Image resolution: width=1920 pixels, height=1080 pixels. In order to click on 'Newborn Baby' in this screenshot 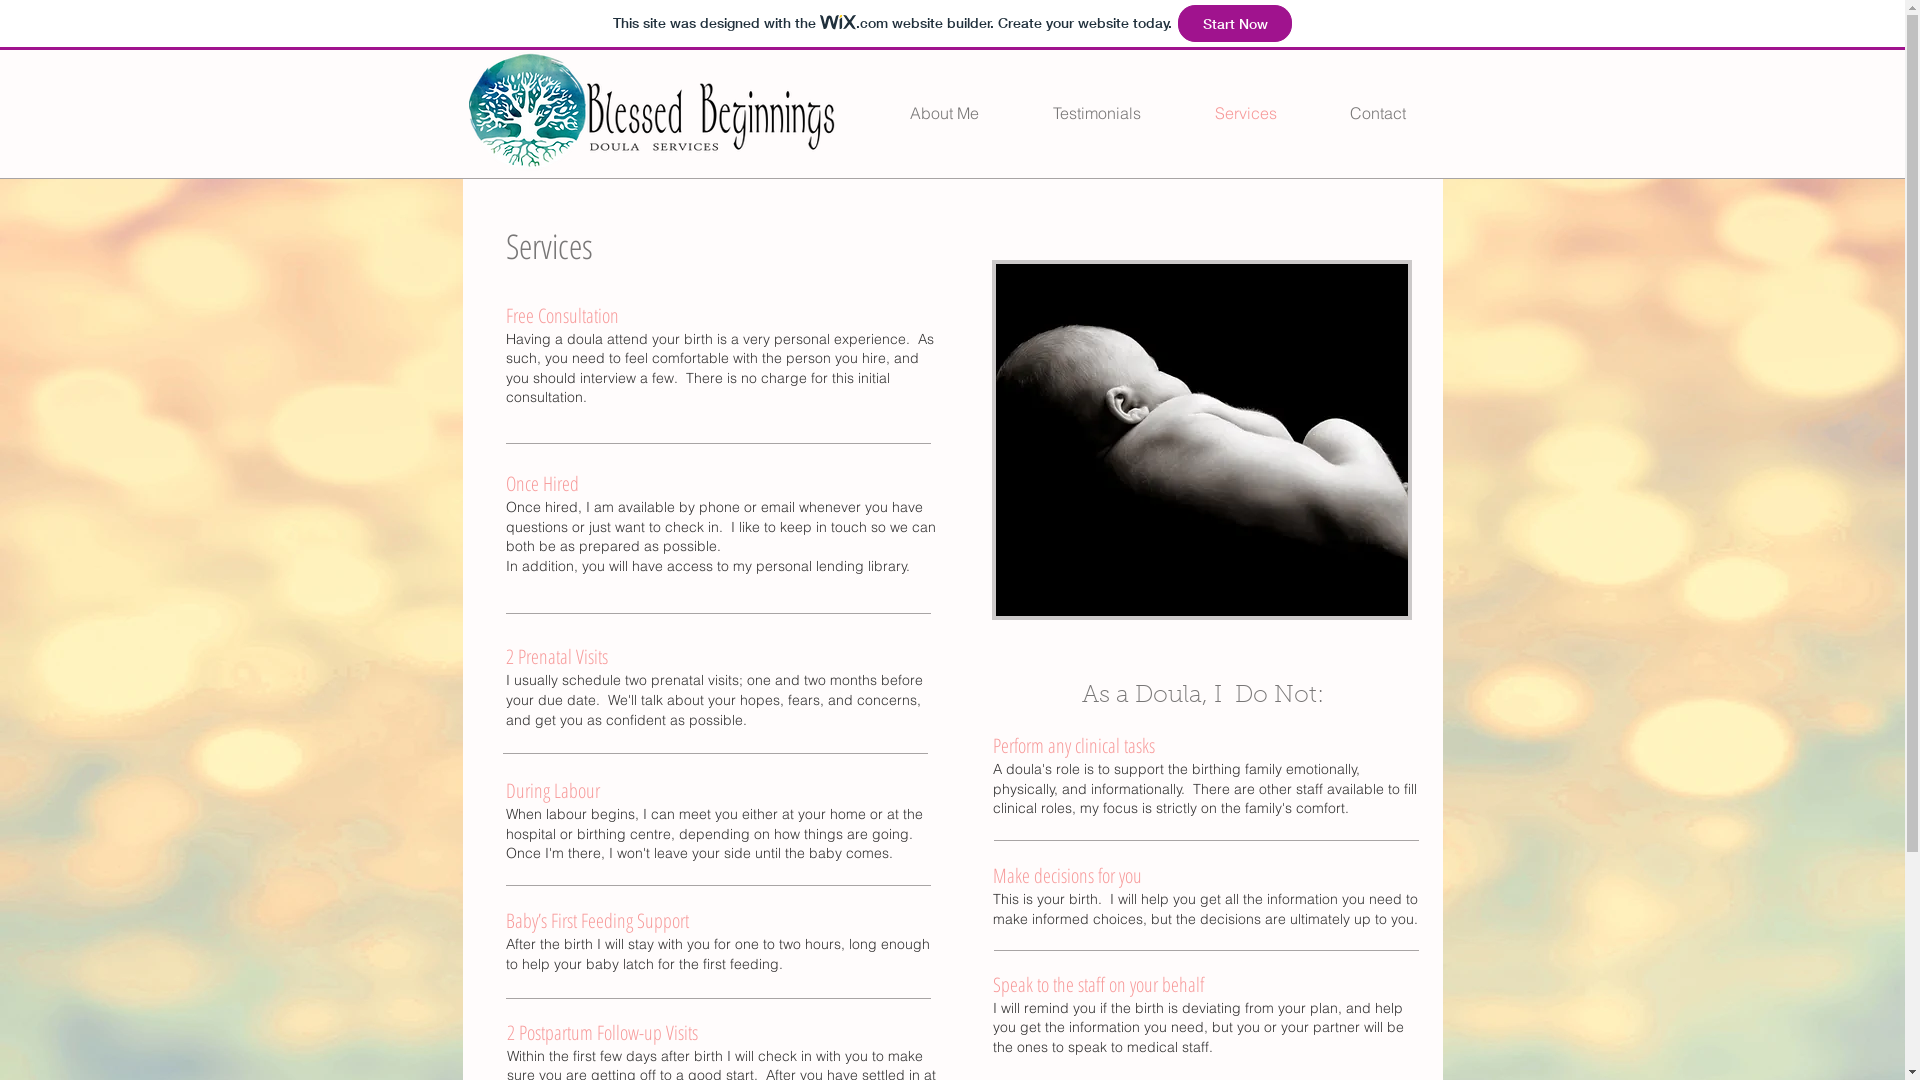, I will do `click(1200, 438)`.